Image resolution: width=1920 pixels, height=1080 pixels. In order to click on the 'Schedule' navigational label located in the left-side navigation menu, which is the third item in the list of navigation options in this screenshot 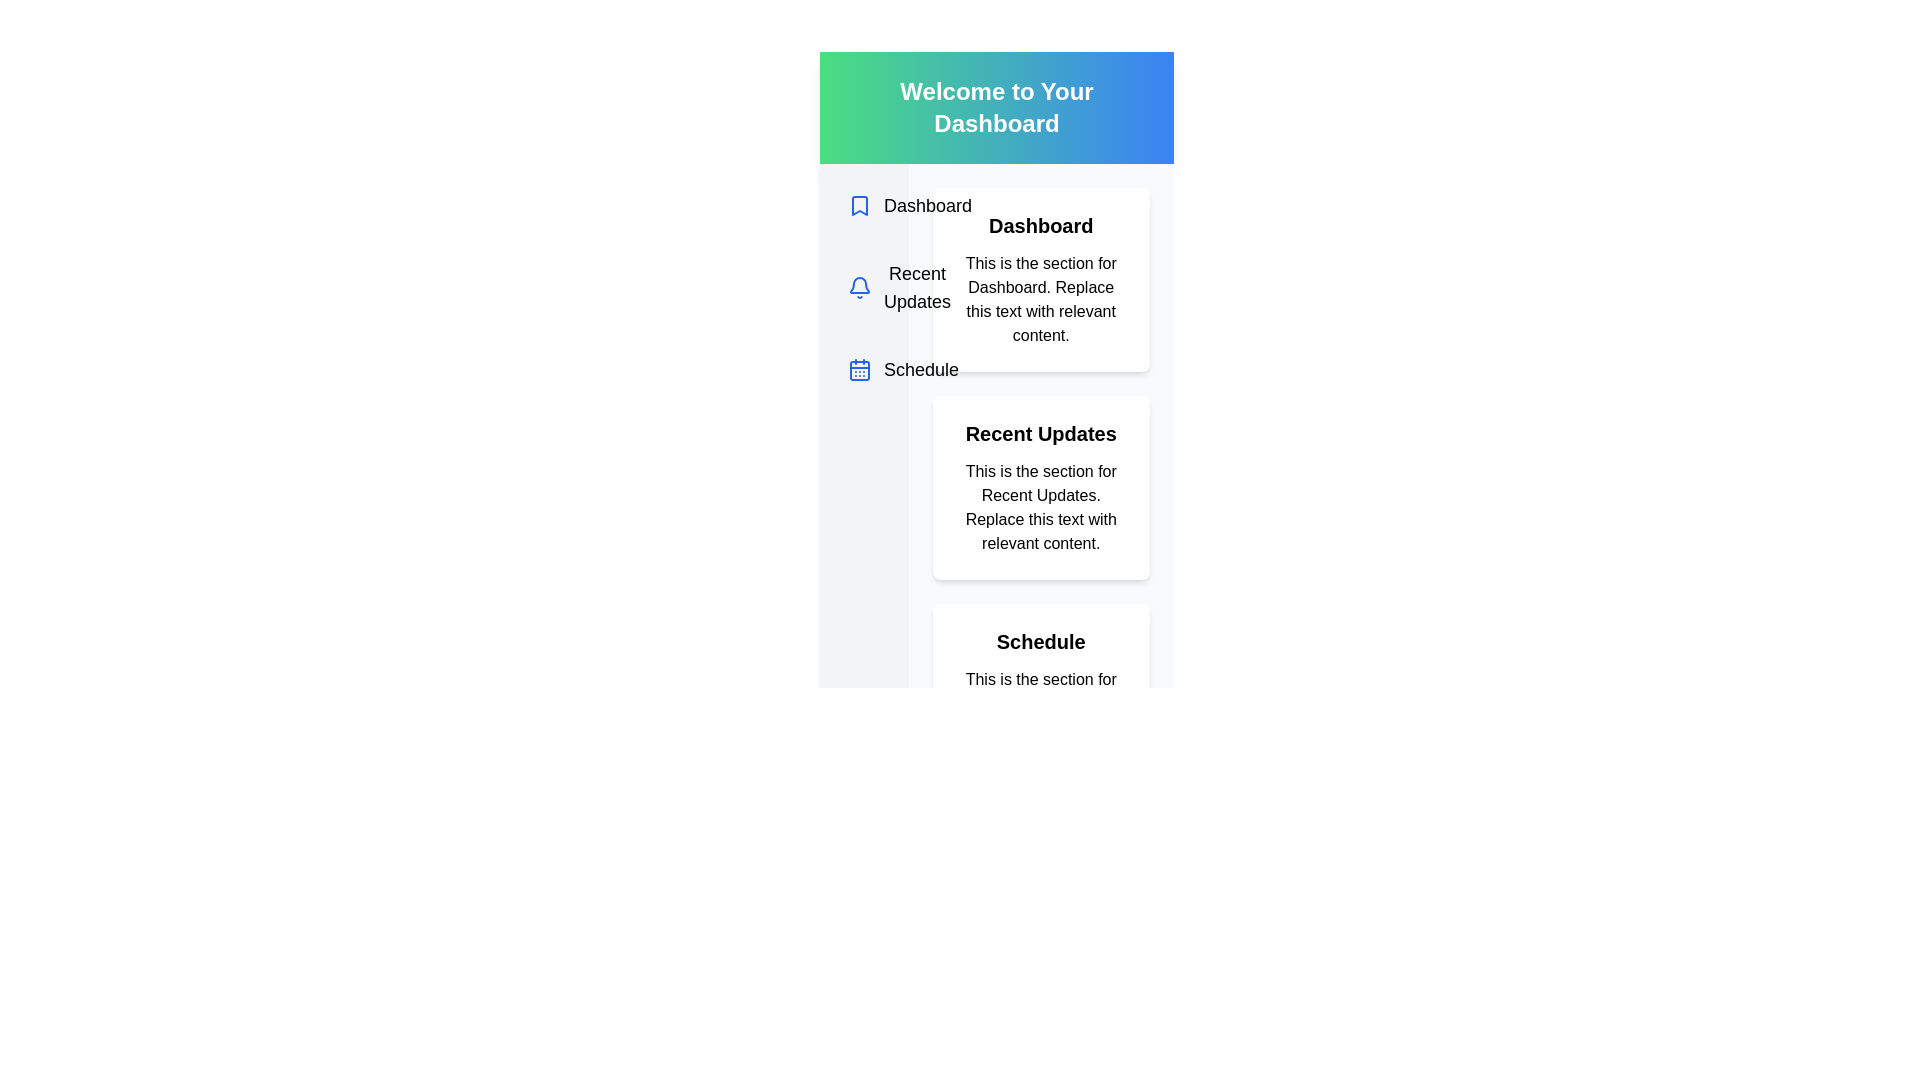, I will do `click(920, 370)`.